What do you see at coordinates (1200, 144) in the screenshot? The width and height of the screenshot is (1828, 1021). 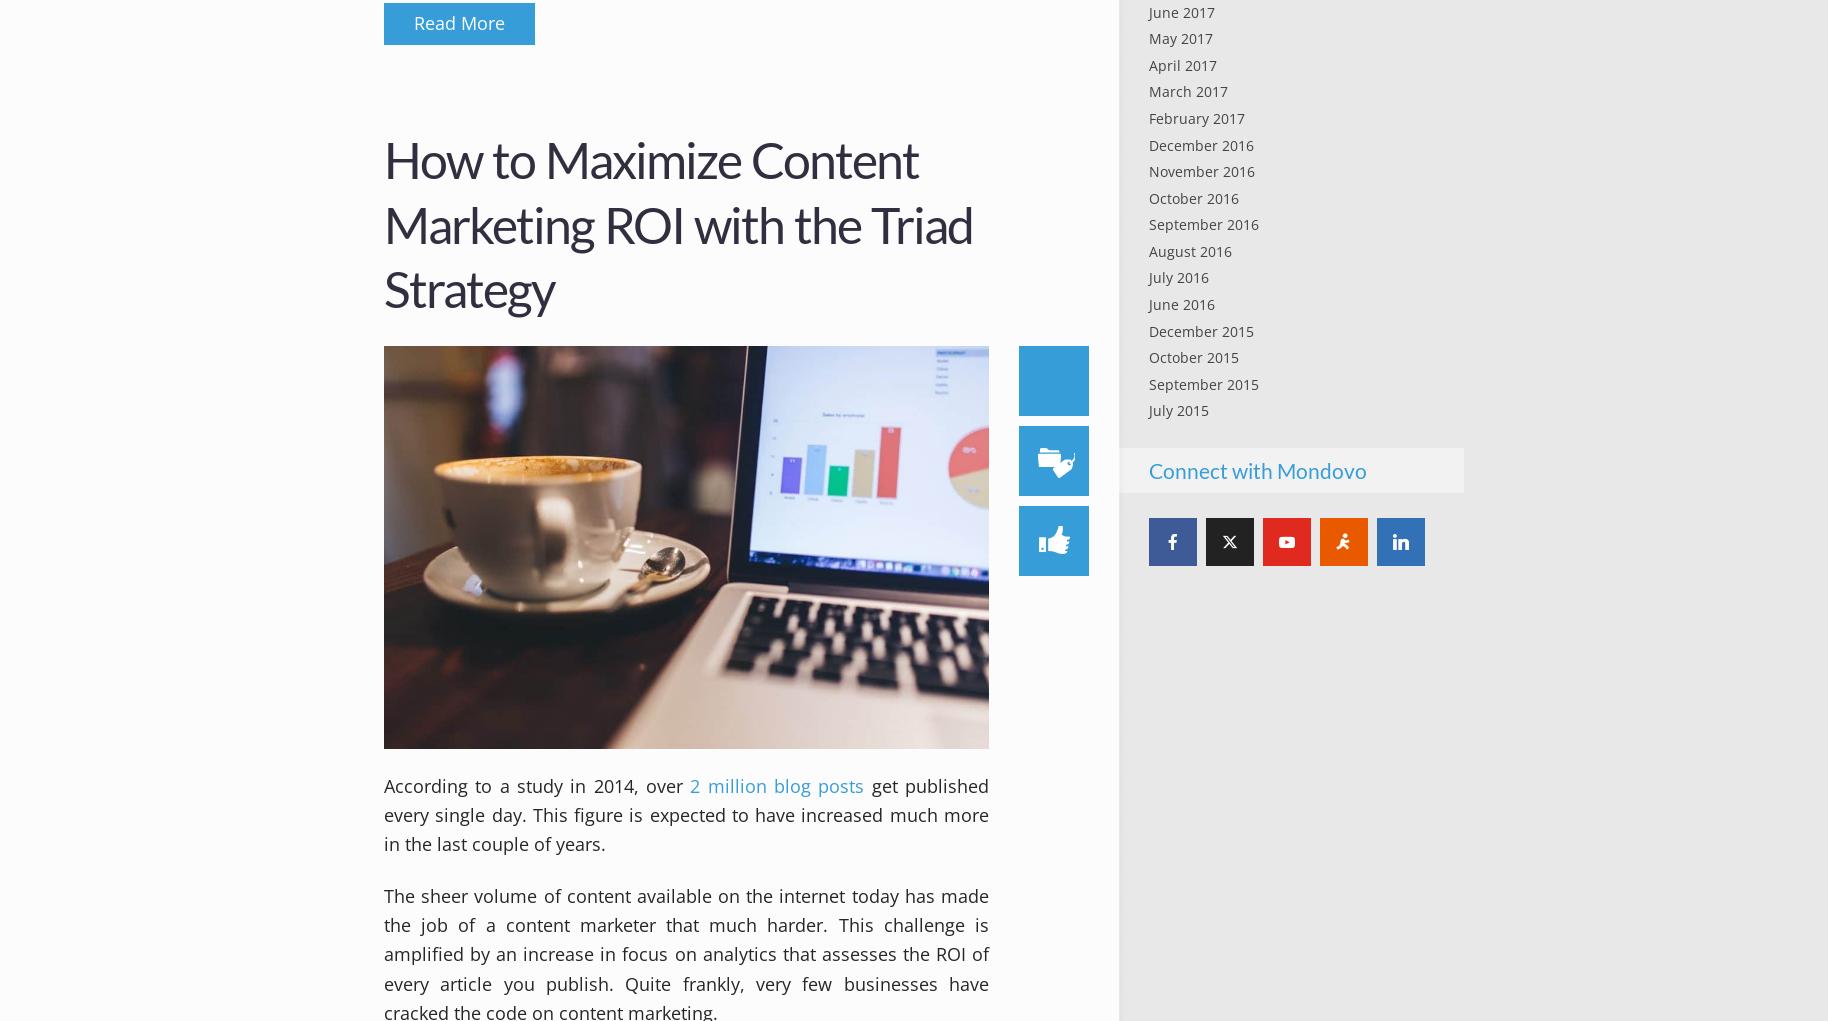 I see `'December 2016'` at bounding box center [1200, 144].